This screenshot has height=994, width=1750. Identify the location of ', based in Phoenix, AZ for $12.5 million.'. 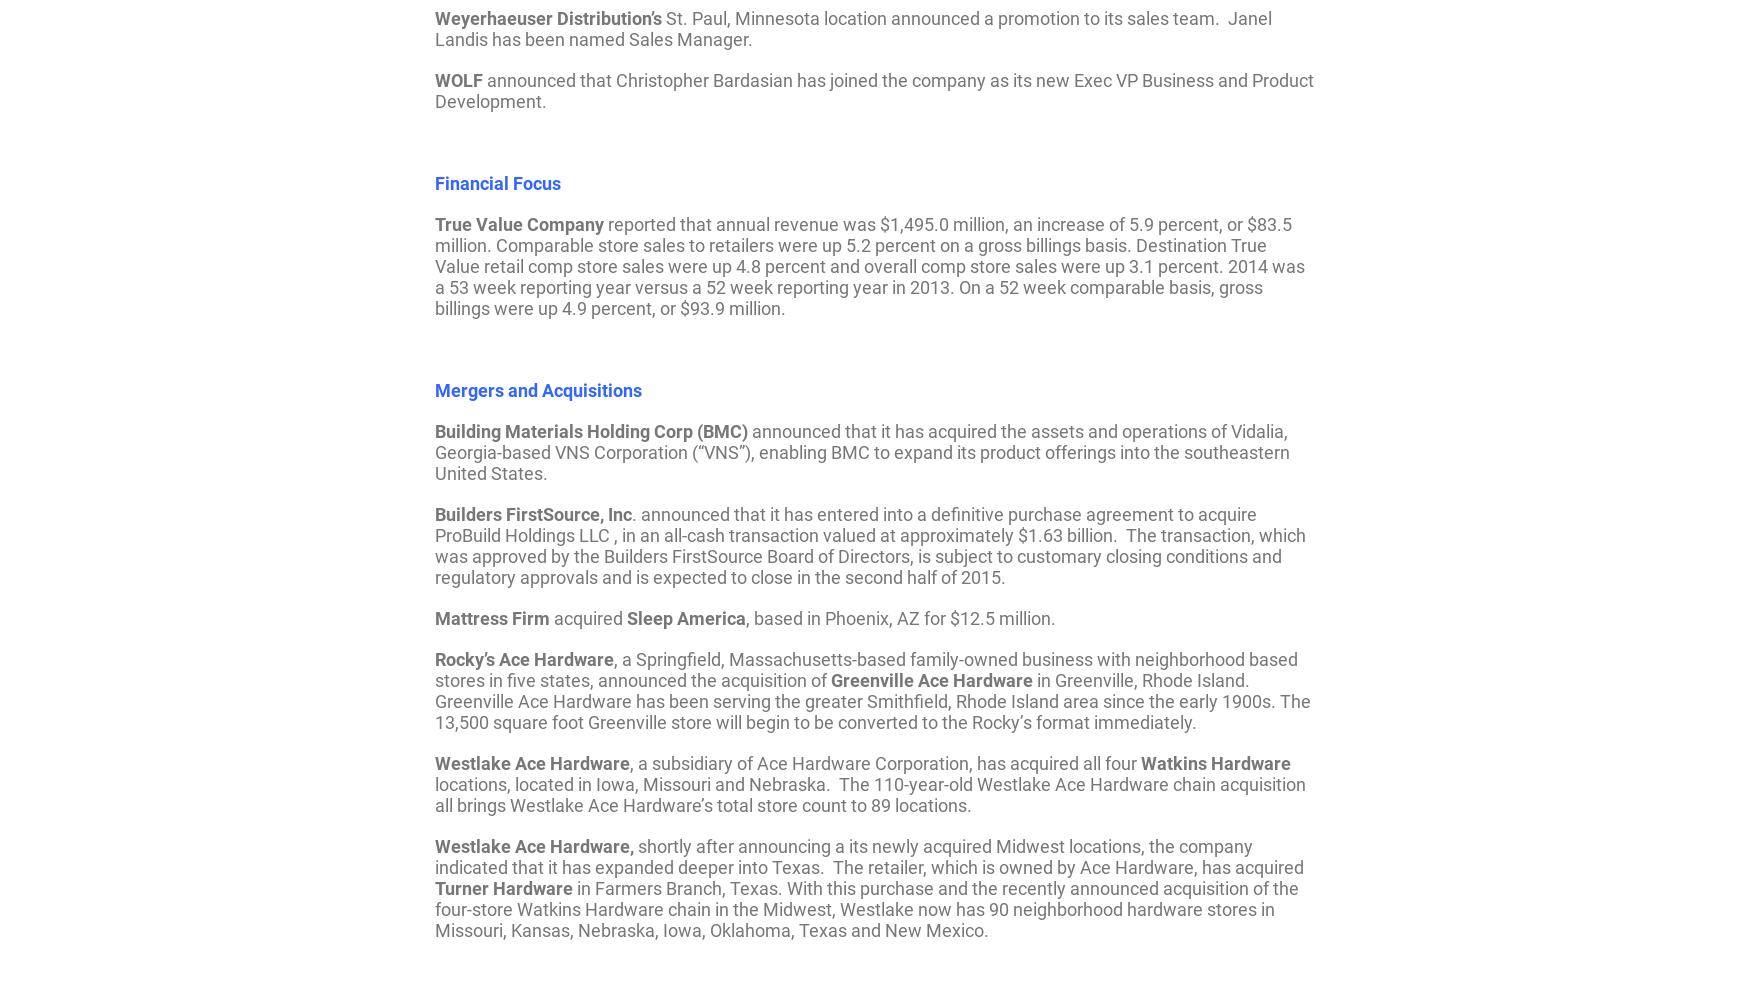
(900, 616).